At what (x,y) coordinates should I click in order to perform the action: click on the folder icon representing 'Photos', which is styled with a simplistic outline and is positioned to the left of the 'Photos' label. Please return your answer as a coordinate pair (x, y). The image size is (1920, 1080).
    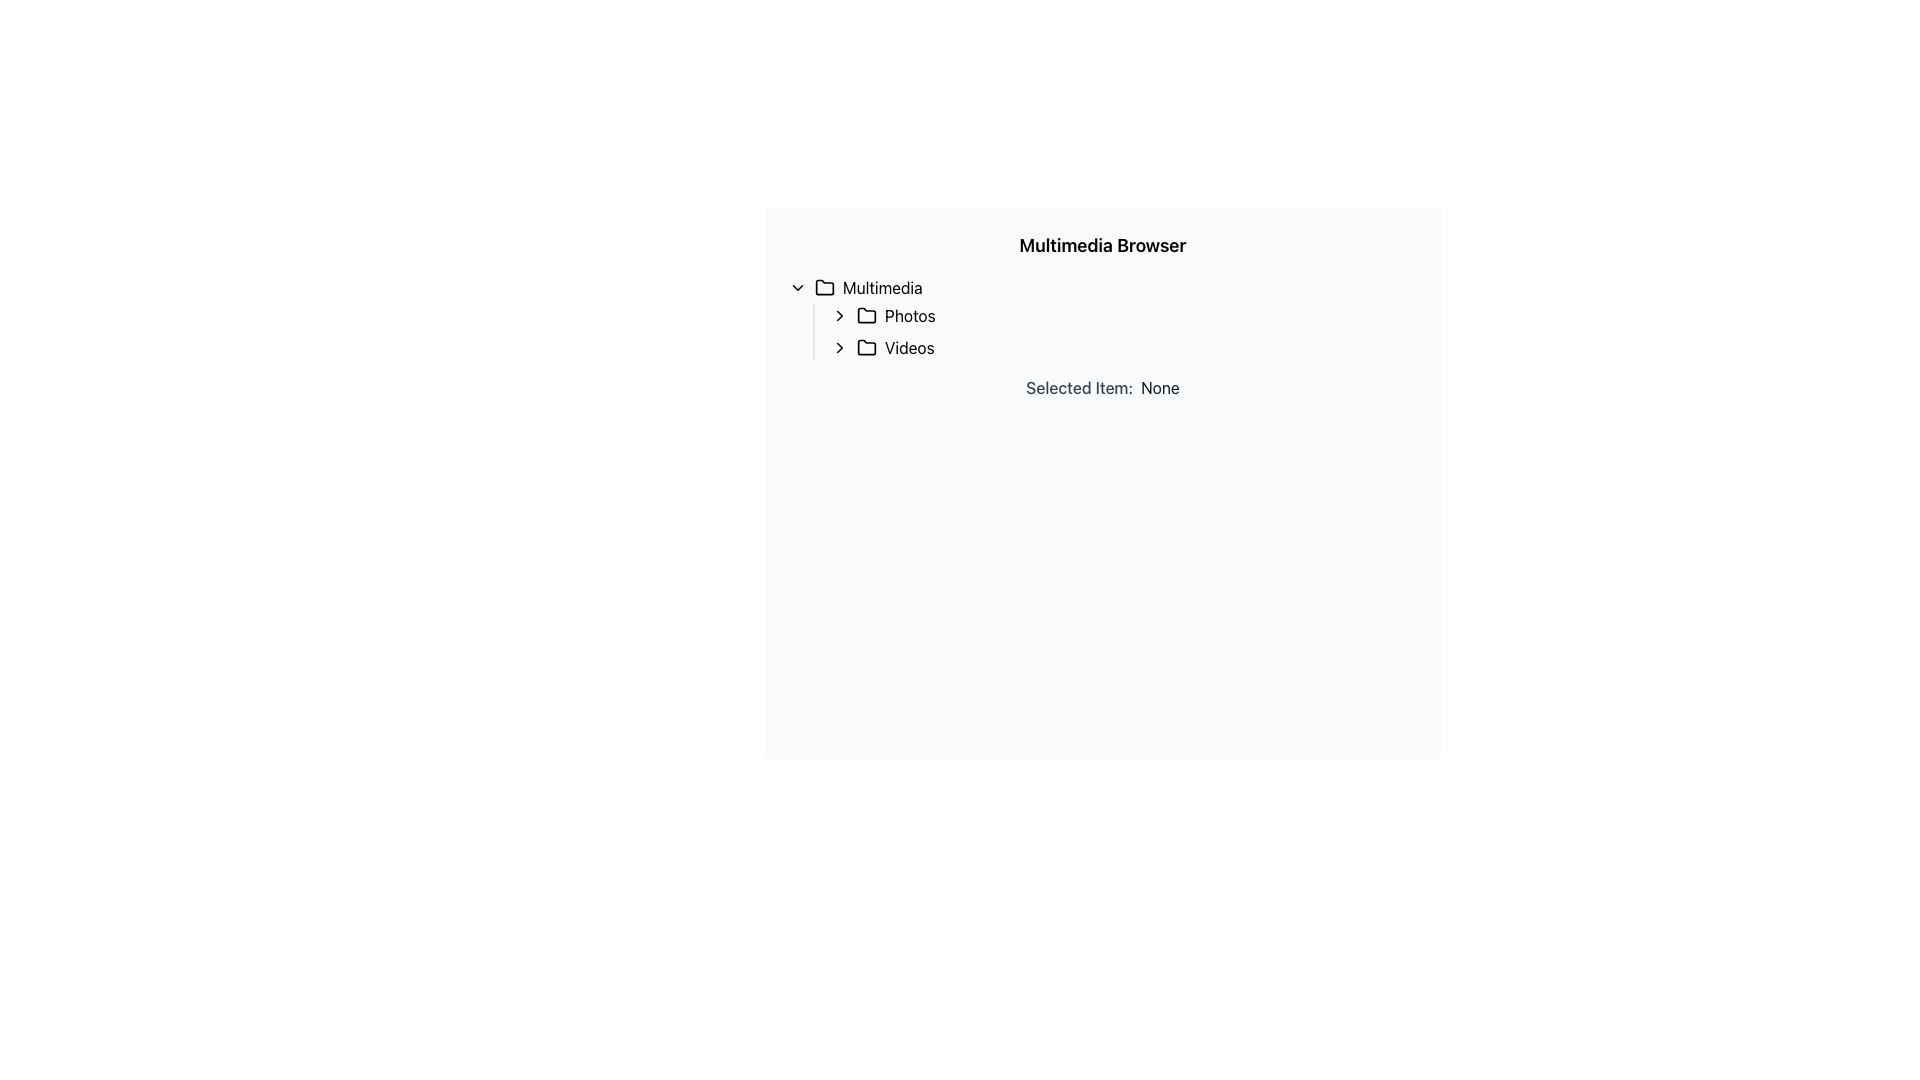
    Looking at the image, I should click on (867, 315).